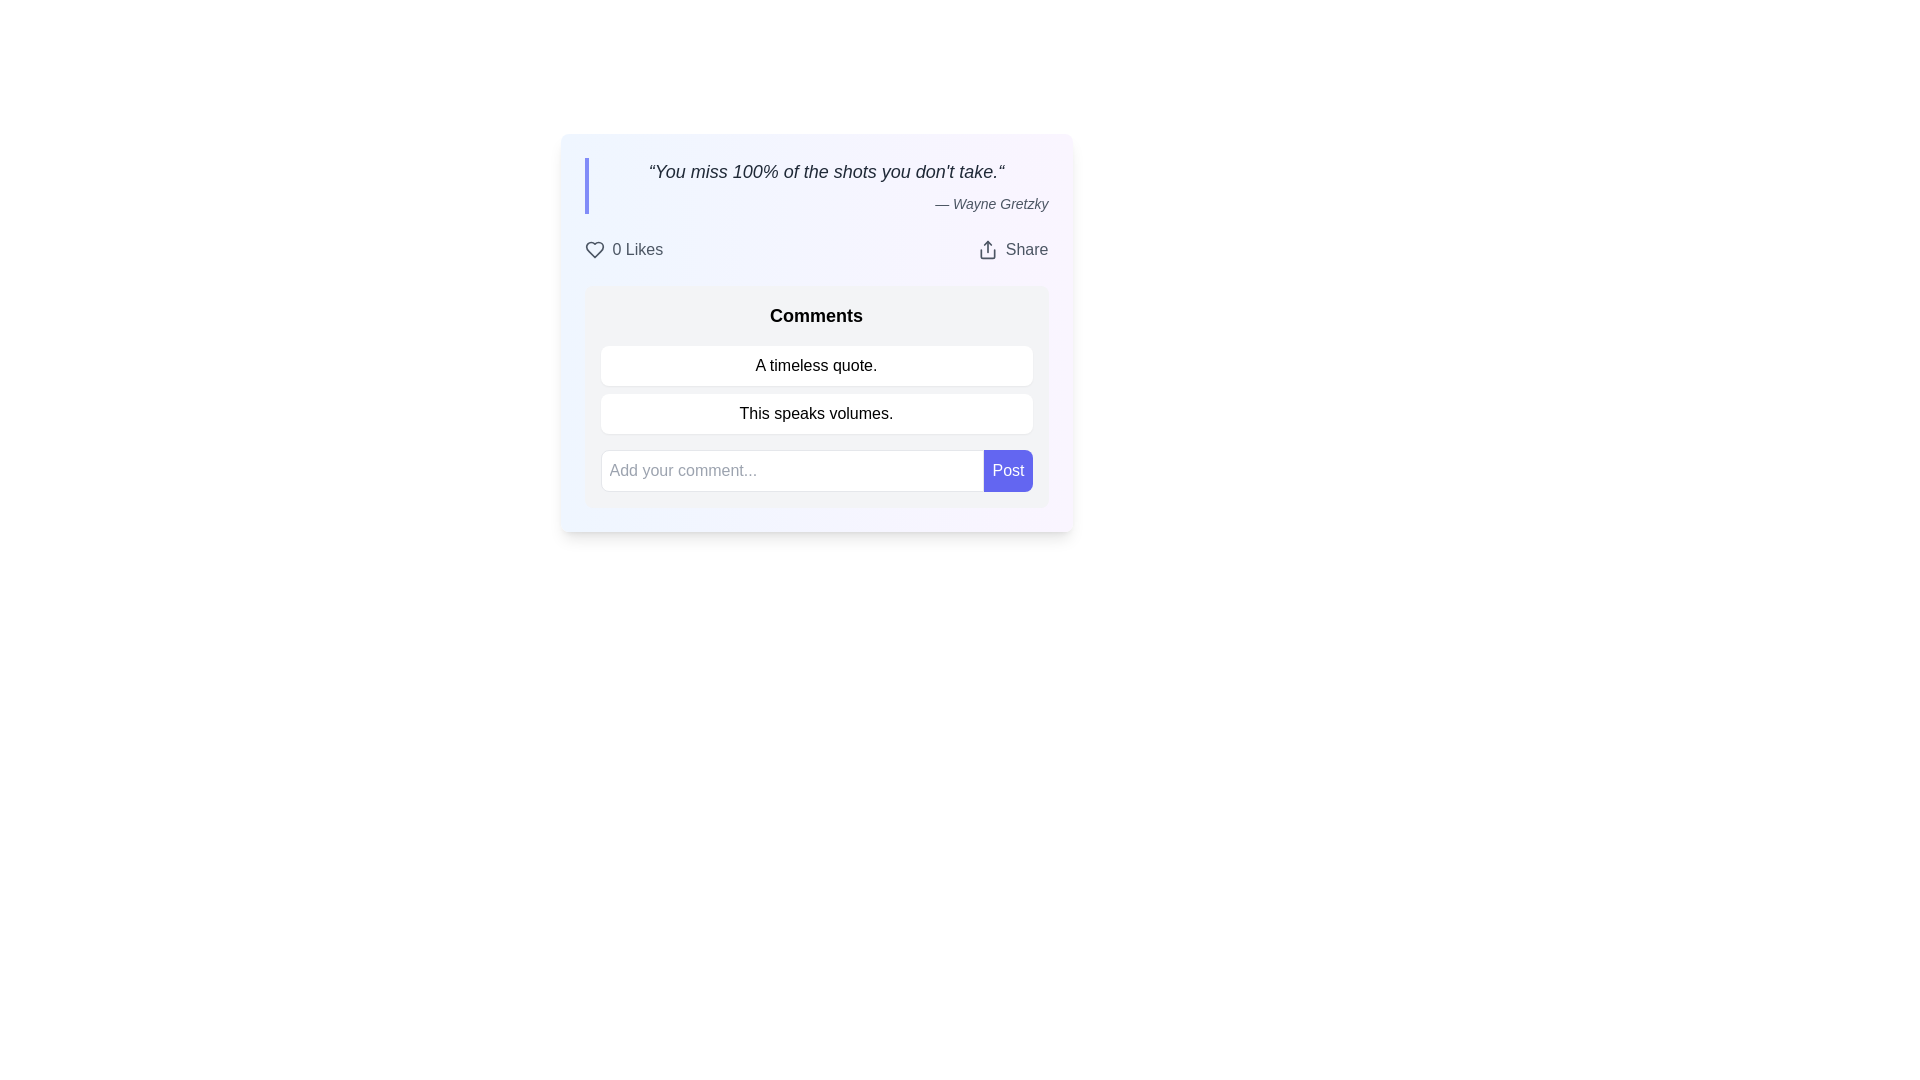 The height and width of the screenshot is (1080, 1920). What do you see at coordinates (987, 249) in the screenshot?
I see `the decorative 'Share' icon located in the top-right section of the card interface` at bounding box center [987, 249].